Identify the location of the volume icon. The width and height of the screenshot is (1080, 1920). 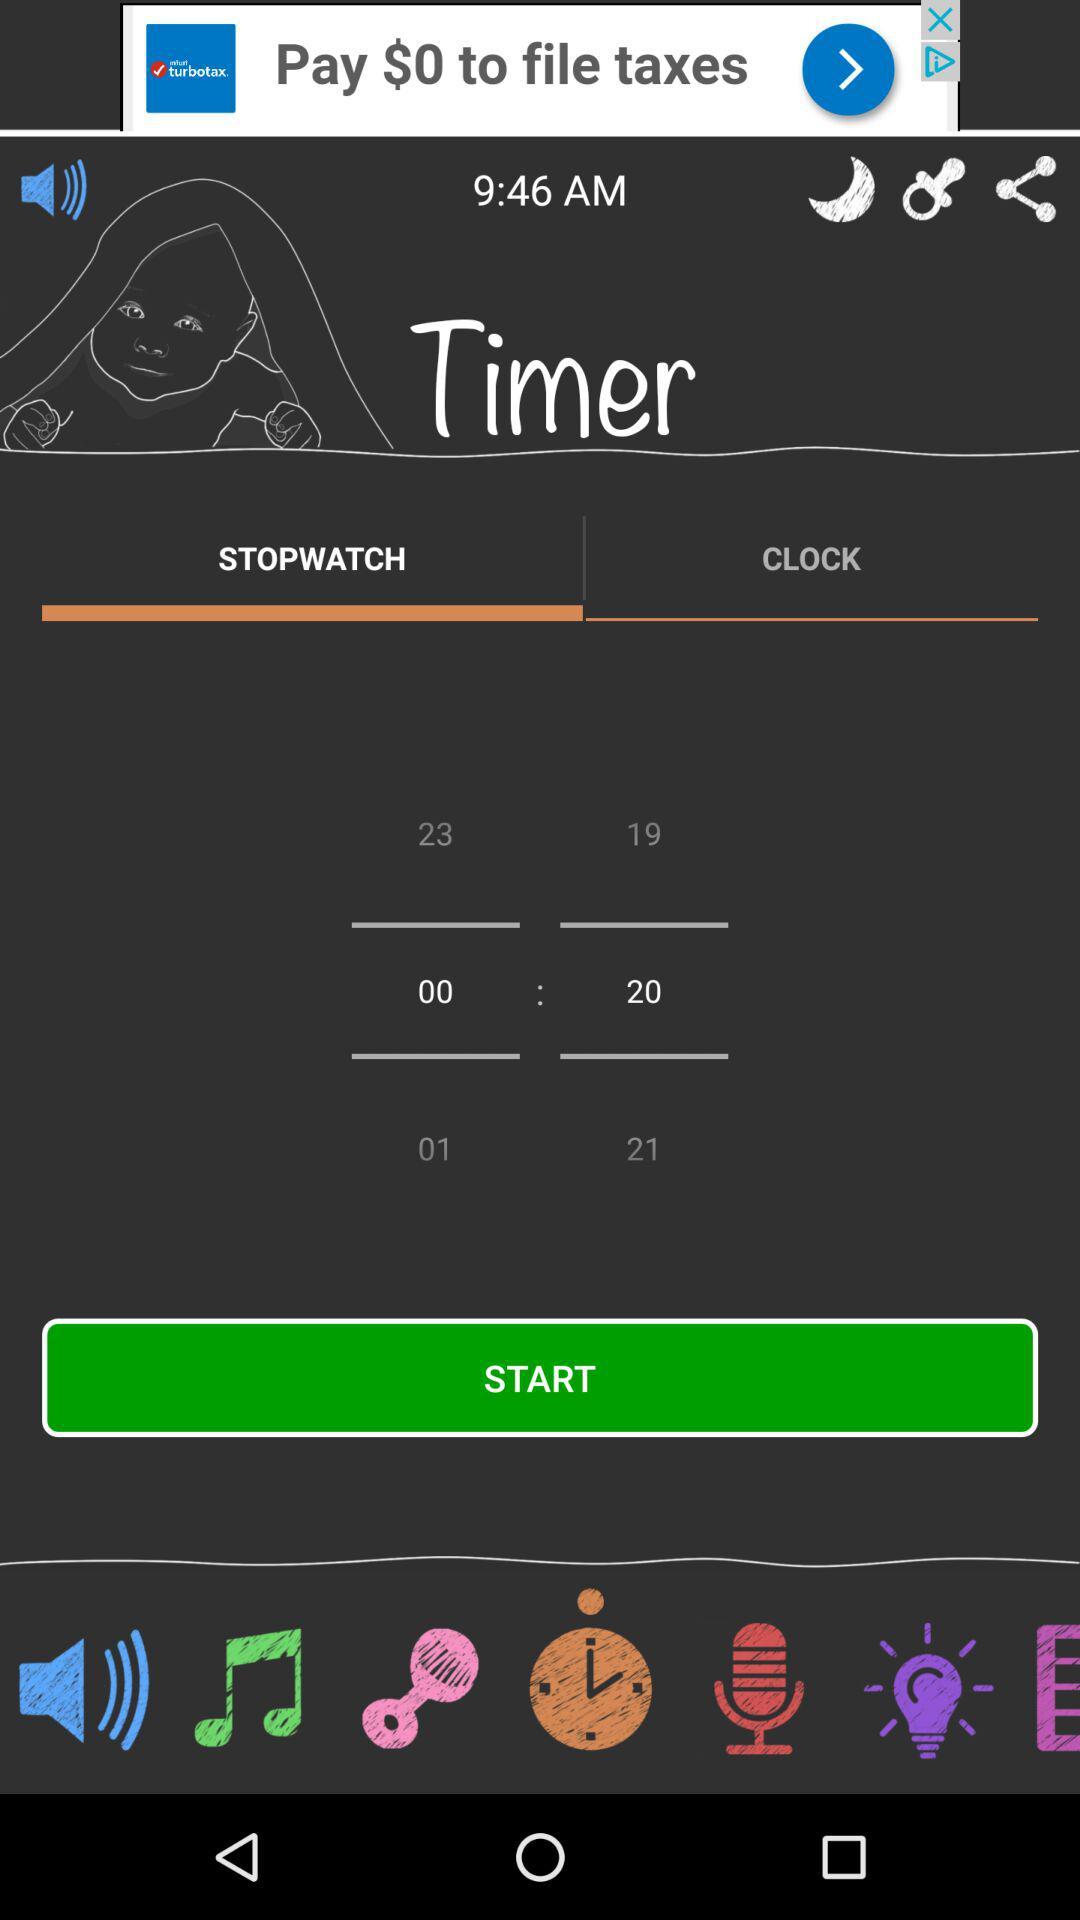
(53, 188).